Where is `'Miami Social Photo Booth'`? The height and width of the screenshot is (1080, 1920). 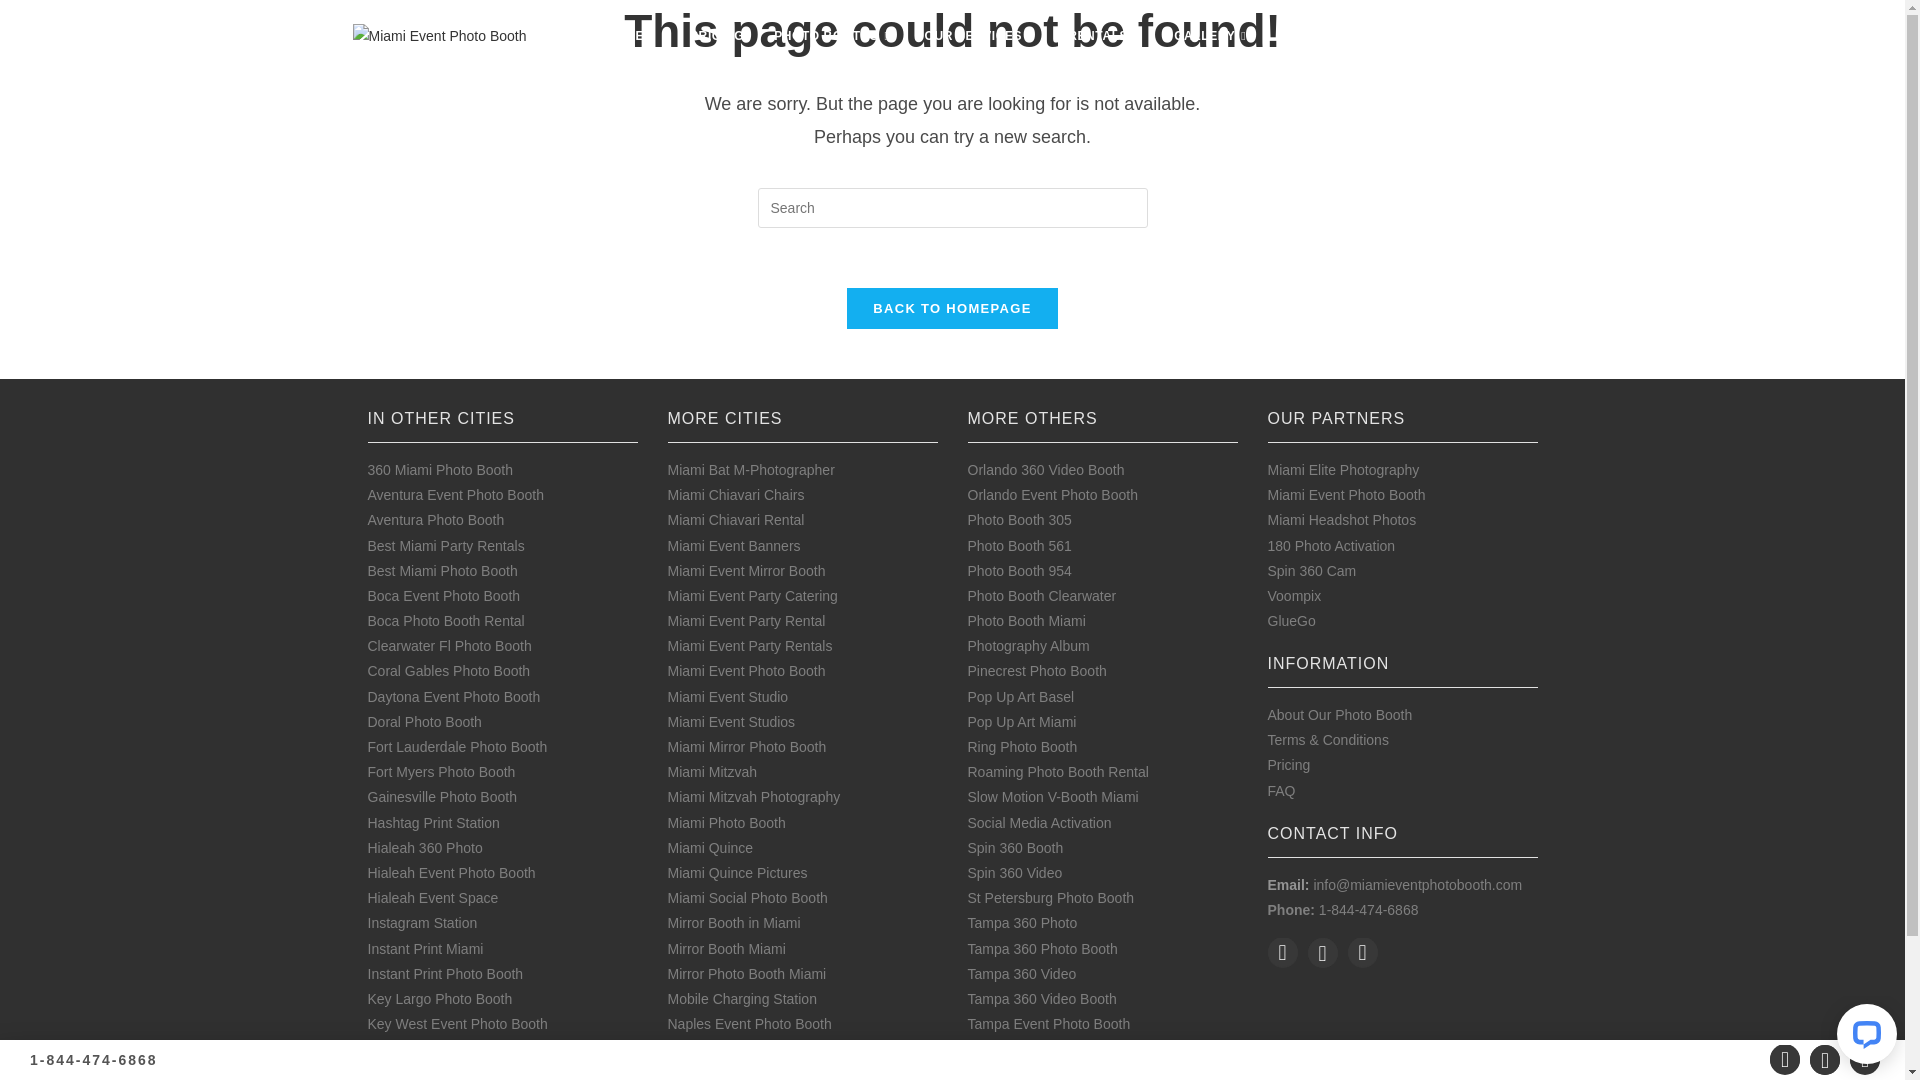 'Miami Social Photo Booth' is located at coordinates (747, 897).